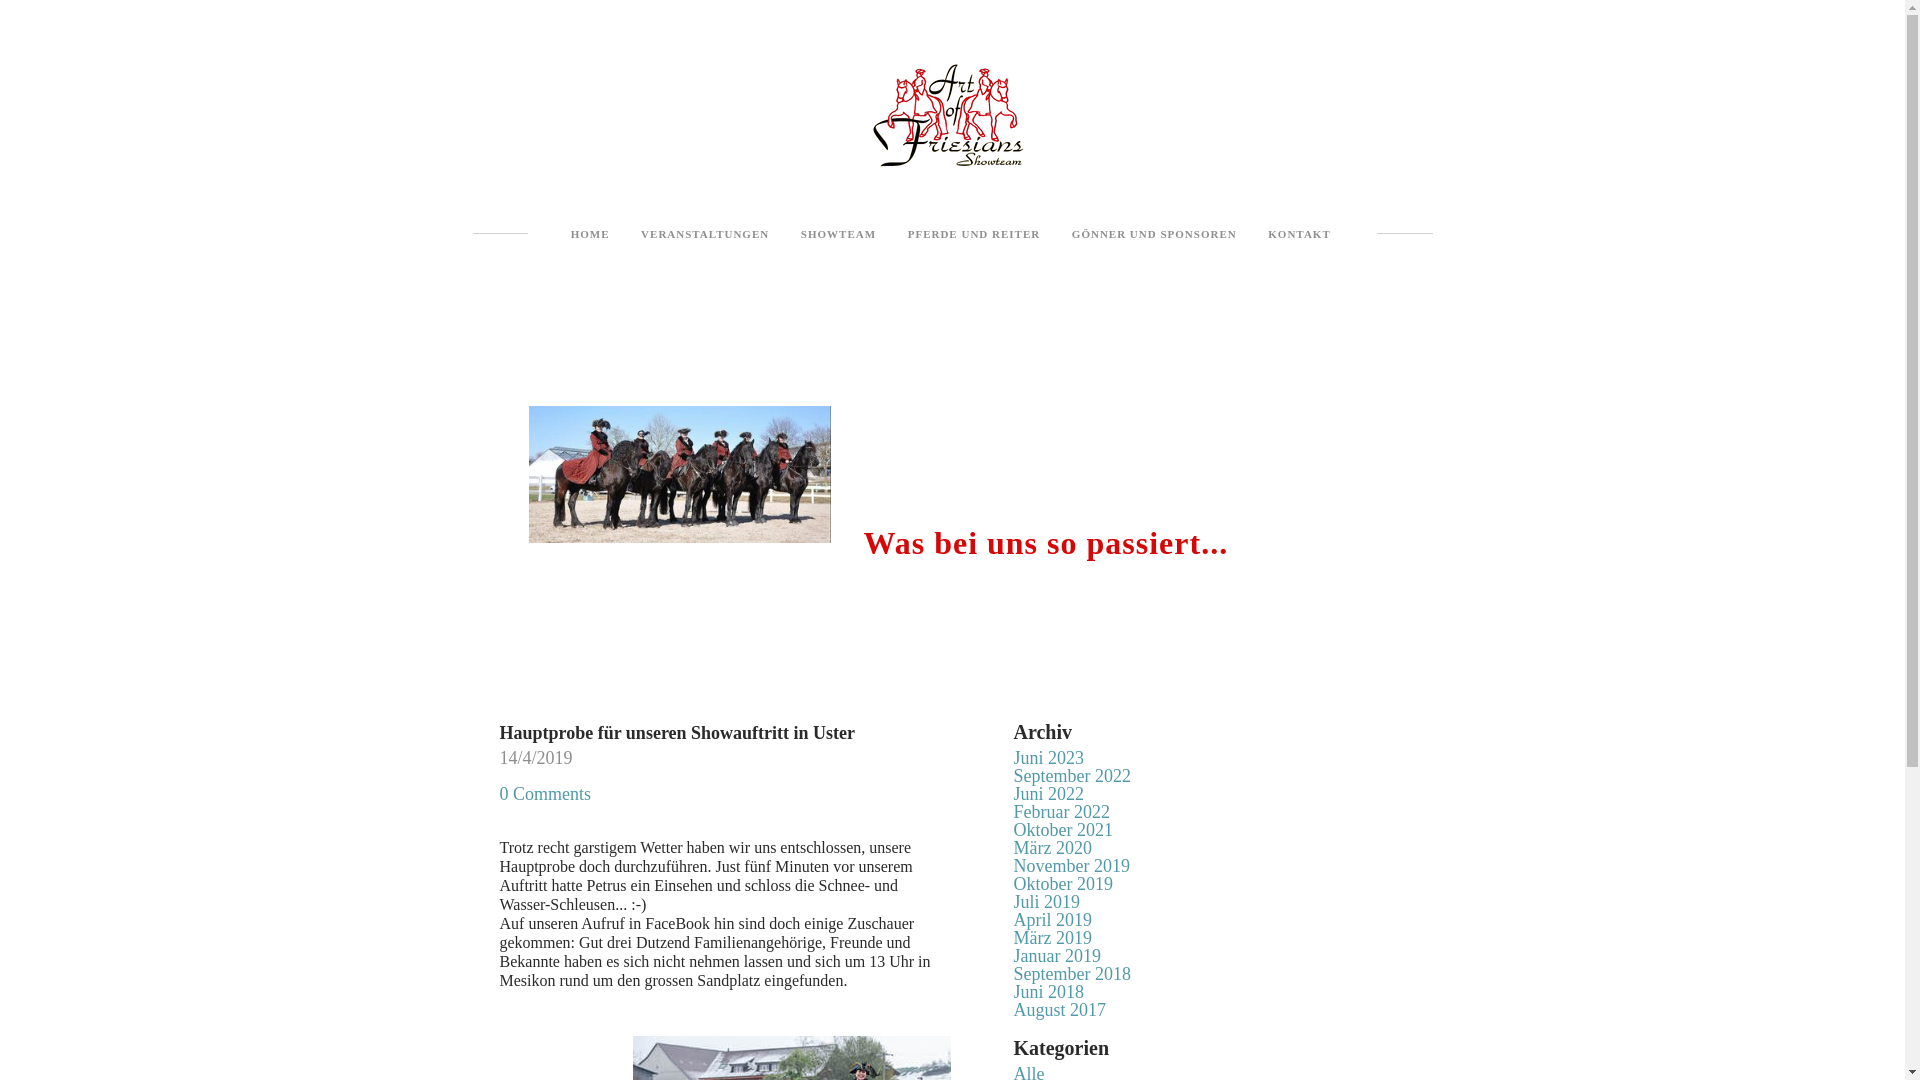  What do you see at coordinates (974, 233) in the screenshot?
I see `'PFERDE UND REITER'` at bounding box center [974, 233].